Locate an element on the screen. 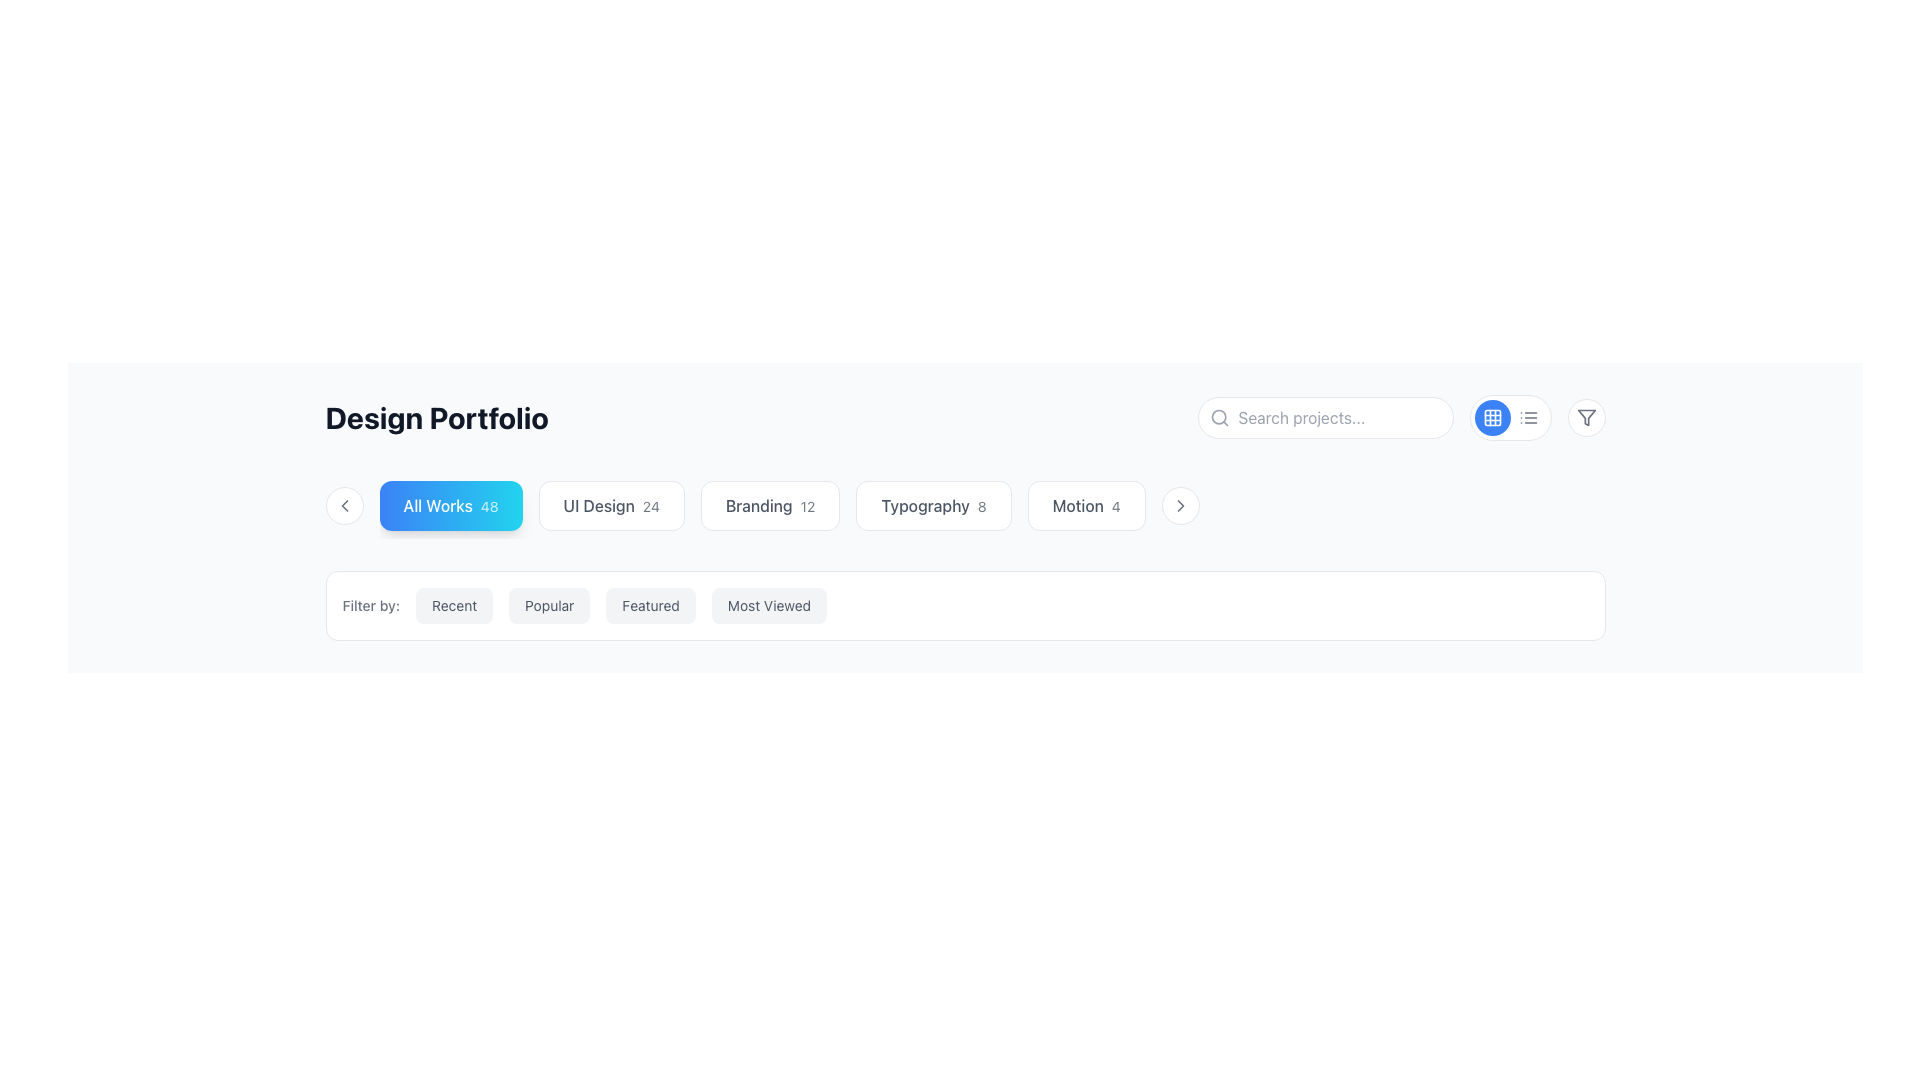 The image size is (1920, 1080). the Filter Icon located in the upper-right section of the interface is located at coordinates (1585, 416).